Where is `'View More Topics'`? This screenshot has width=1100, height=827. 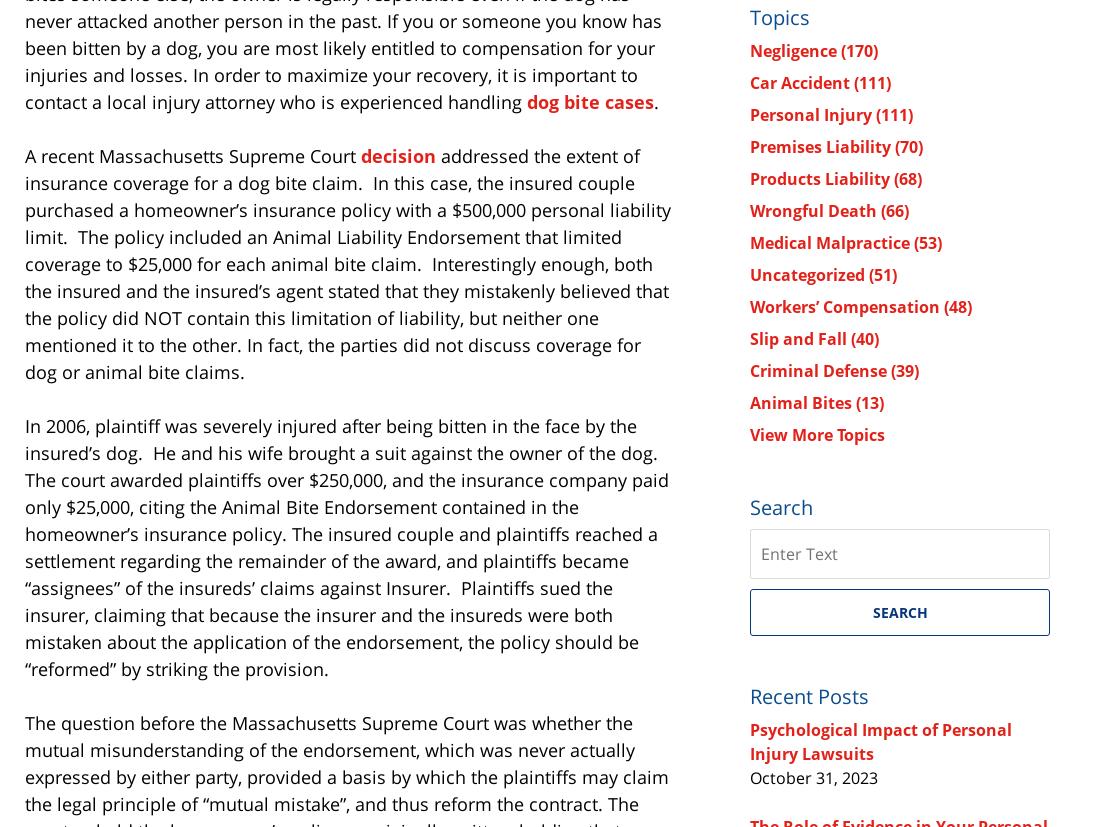 'View More Topics' is located at coordinates (817, 433).